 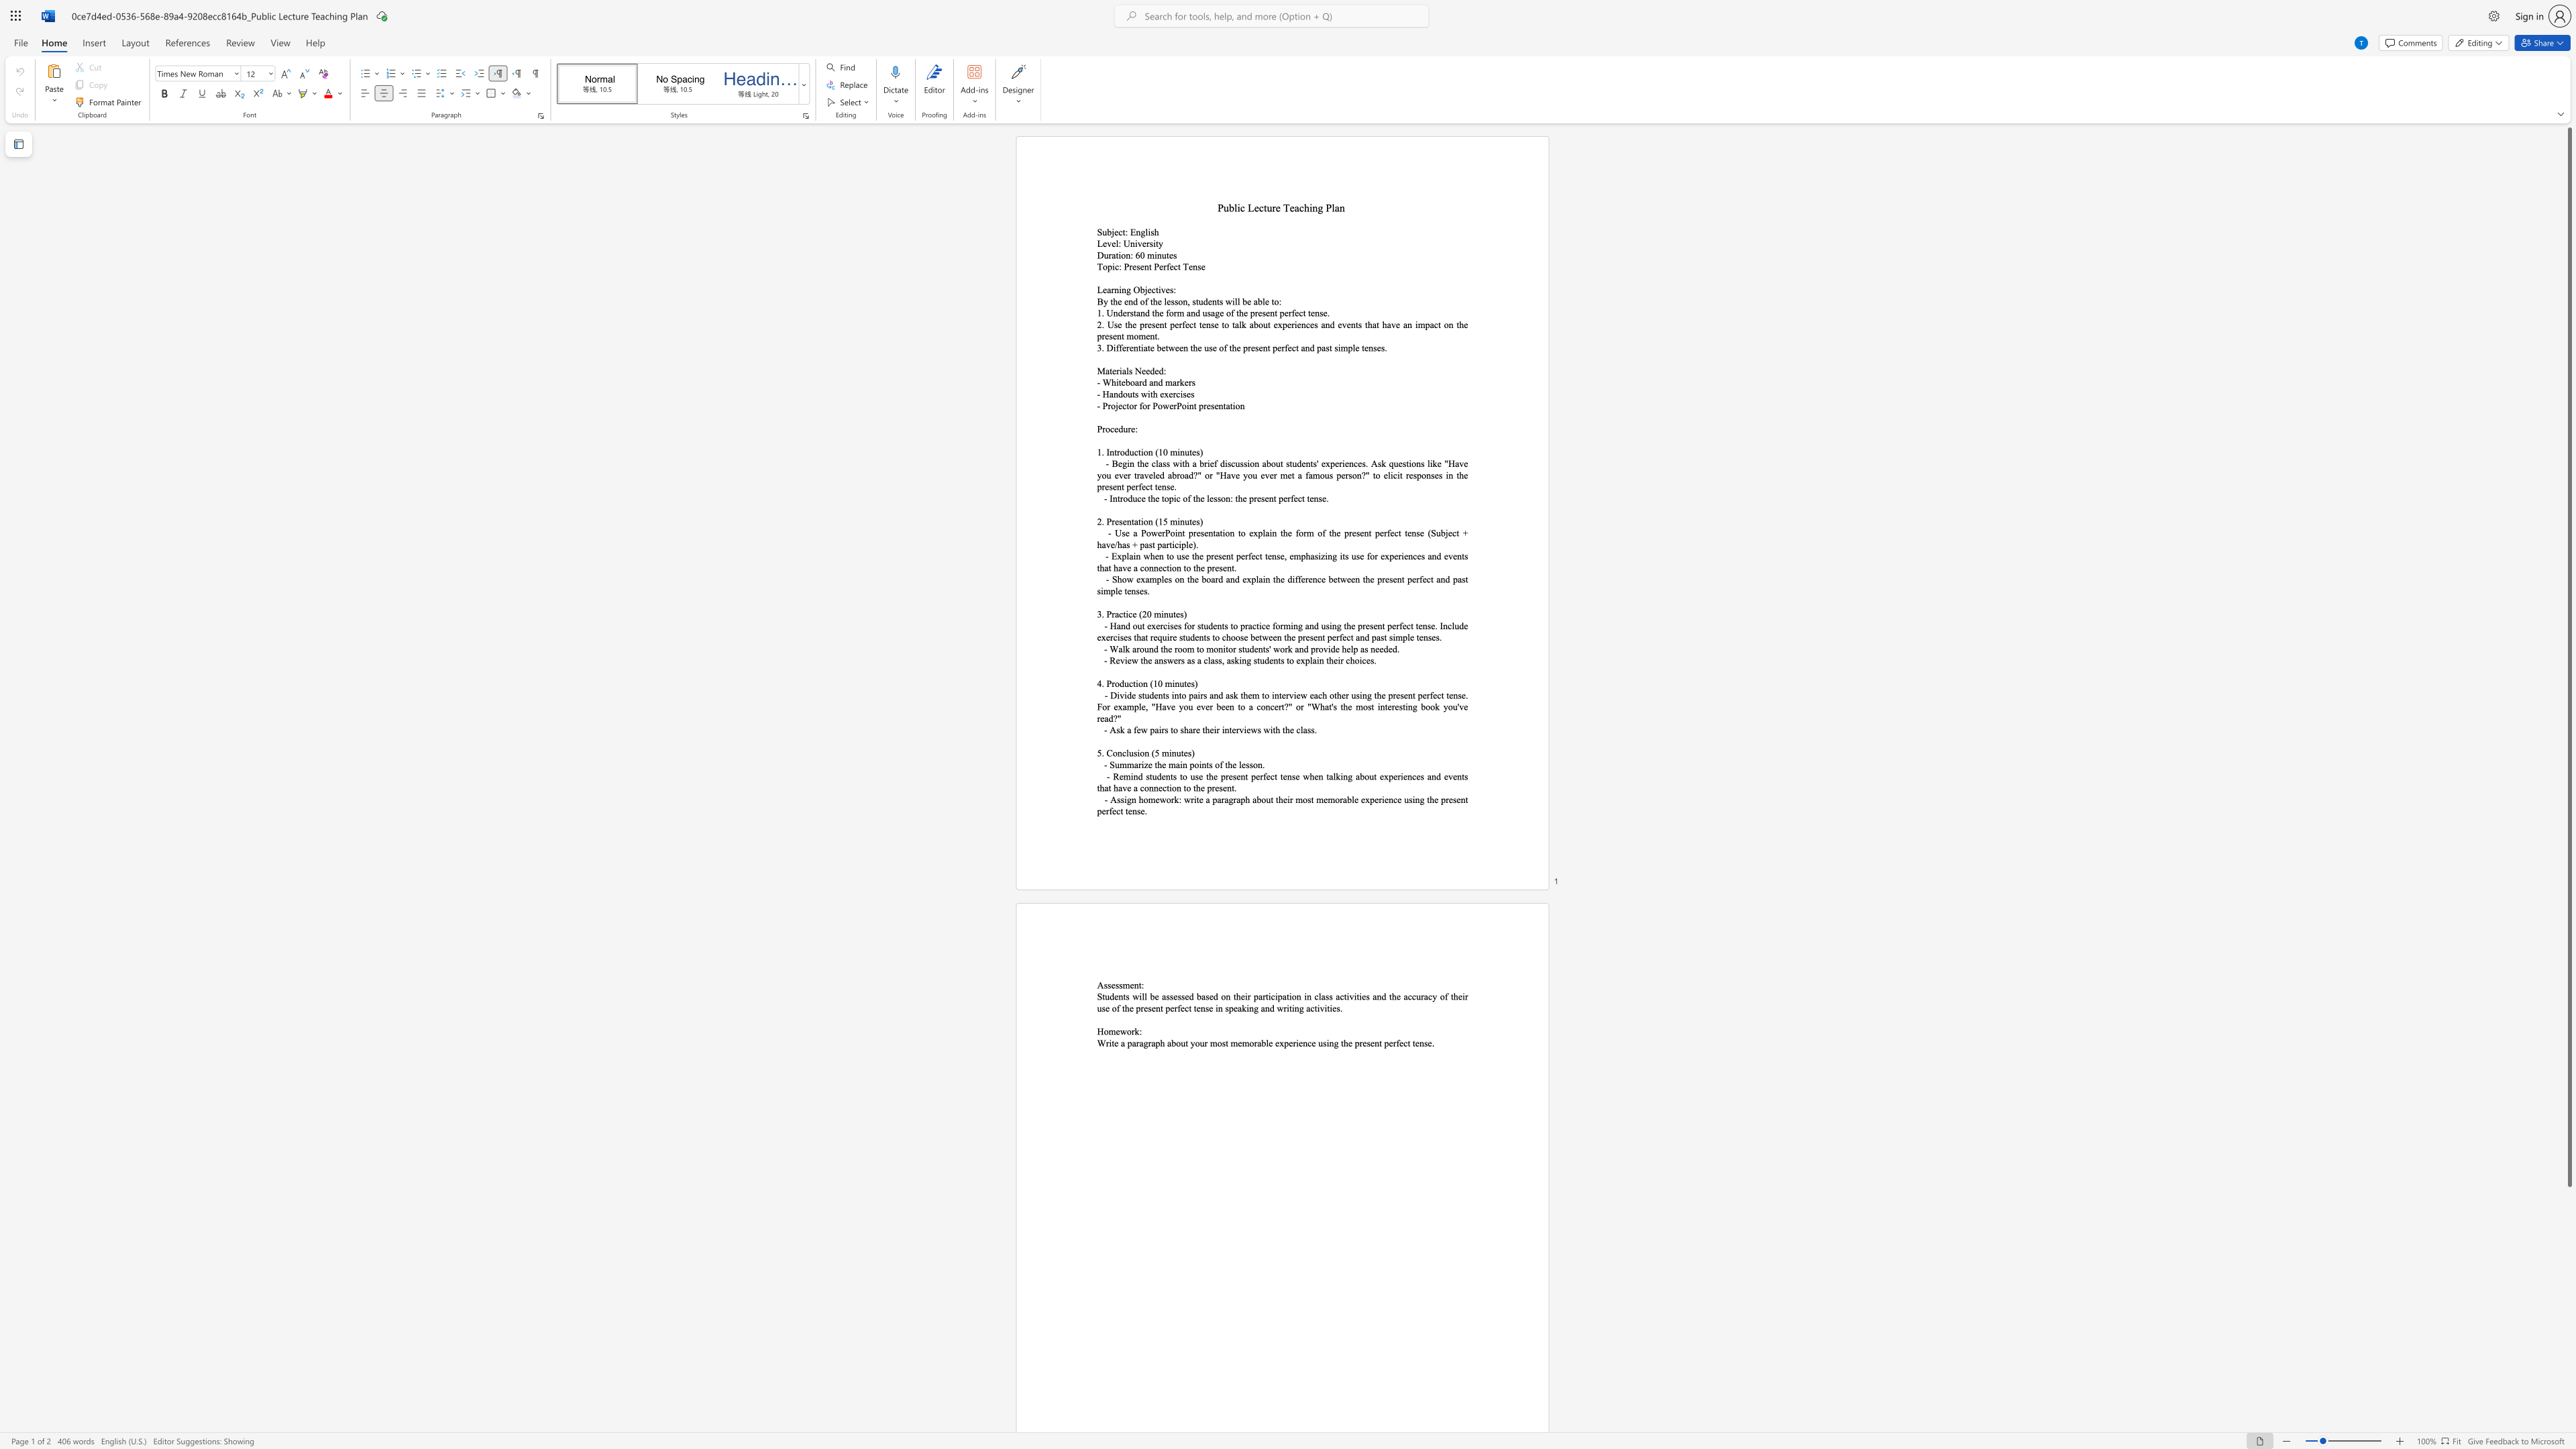 I want to click on the subset text "esent perfect tense in speaking and wri" within the text "Students will be assessed based on their participation in class activities and the accuracy of their use of the present perfect tense in speaking and writing activities.", so click(x=1142, y=1008).